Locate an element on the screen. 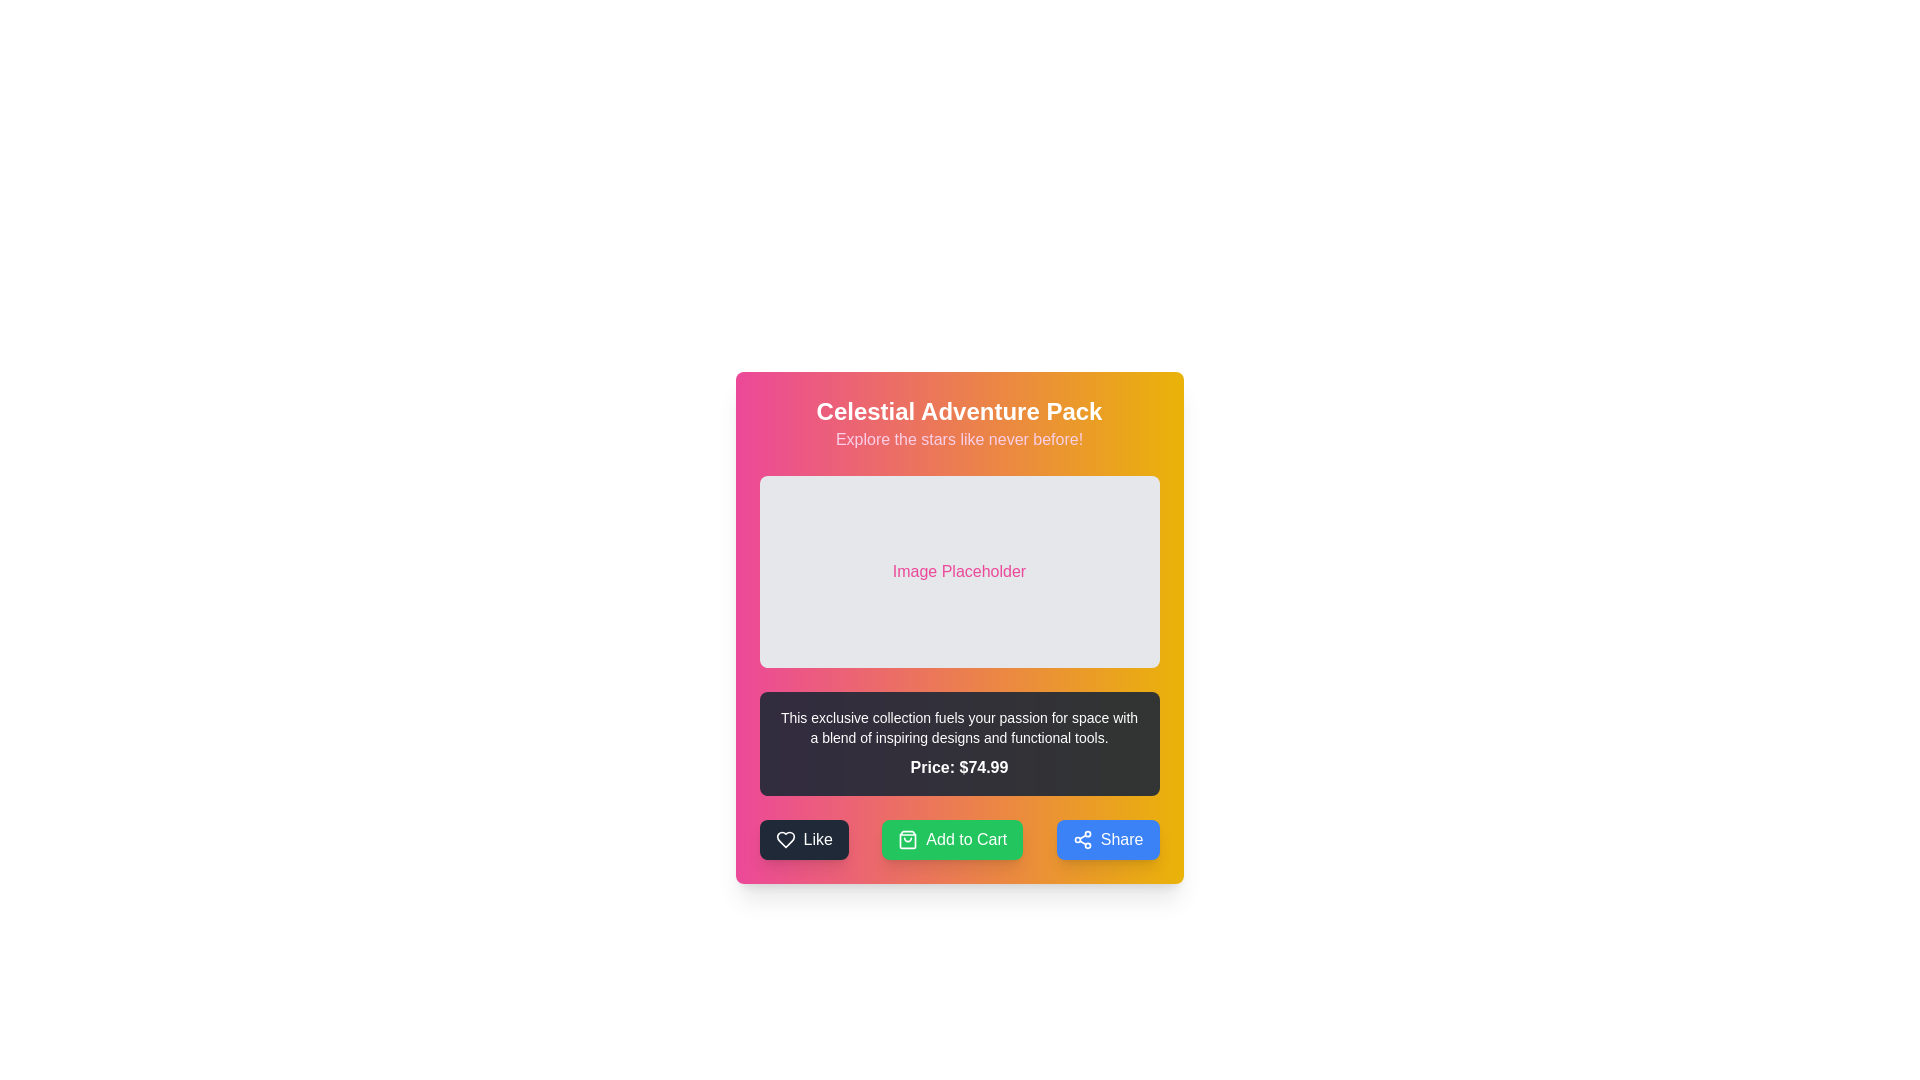 This screenshot has width=1920, height=1080. the price display text label located at the bottom-center of the product details card is located at coordinates (958, 766).